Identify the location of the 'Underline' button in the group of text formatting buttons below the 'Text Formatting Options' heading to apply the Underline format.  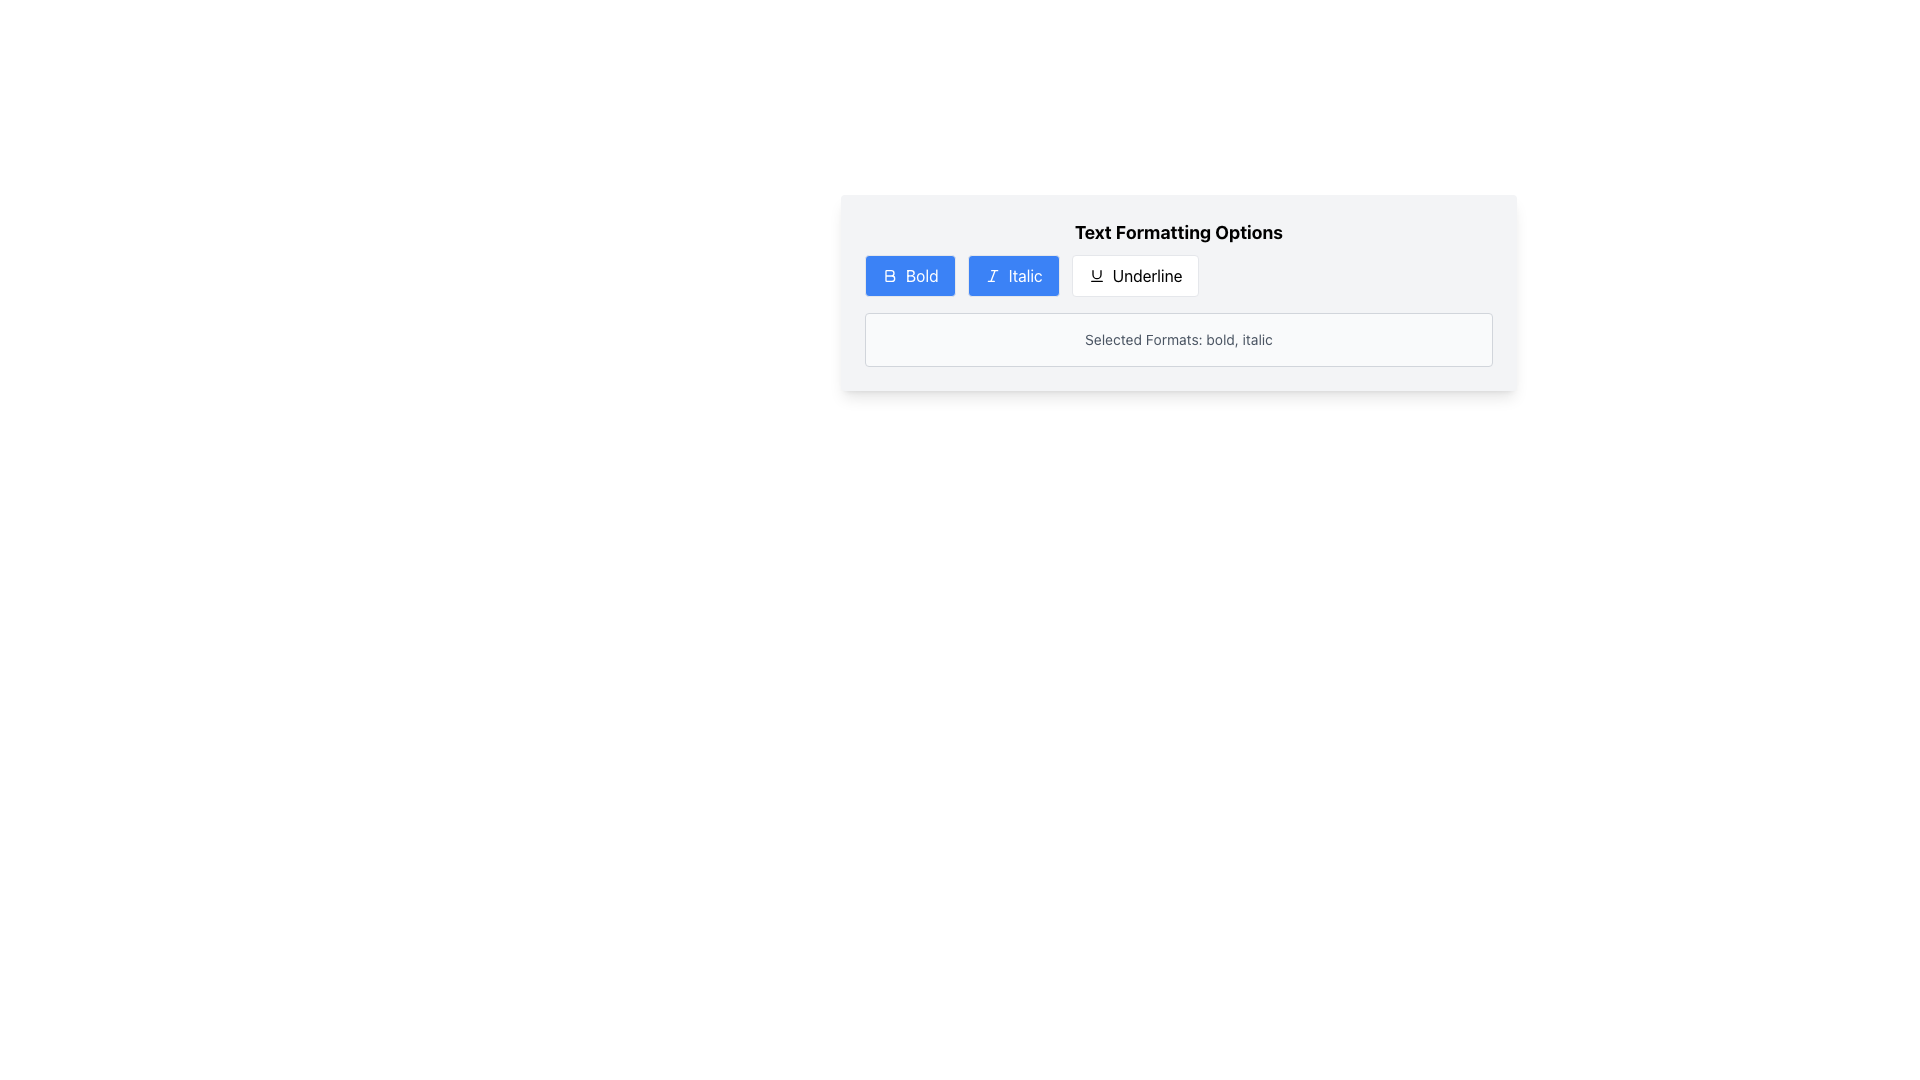
(1179, 276).